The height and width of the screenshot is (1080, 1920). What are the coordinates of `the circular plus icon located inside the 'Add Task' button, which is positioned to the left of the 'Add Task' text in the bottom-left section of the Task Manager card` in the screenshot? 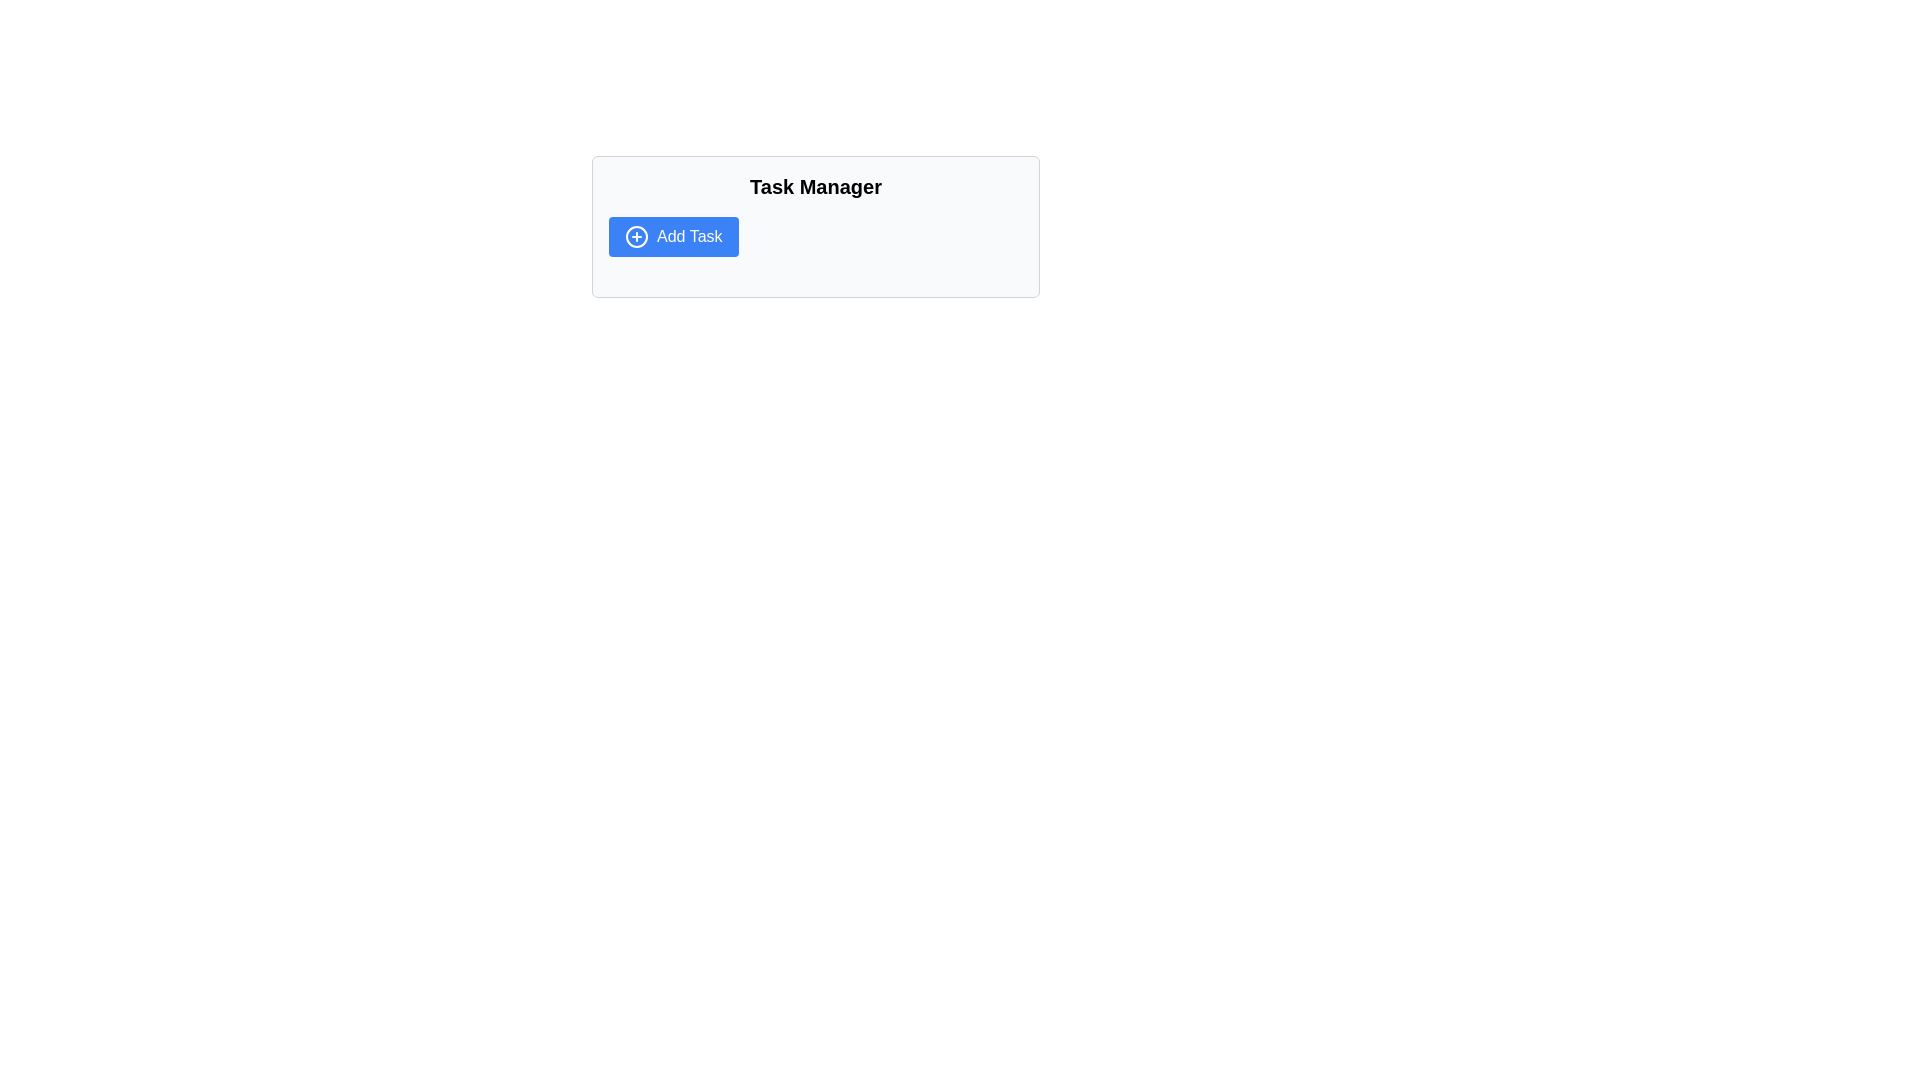 It's located at (636, 235).